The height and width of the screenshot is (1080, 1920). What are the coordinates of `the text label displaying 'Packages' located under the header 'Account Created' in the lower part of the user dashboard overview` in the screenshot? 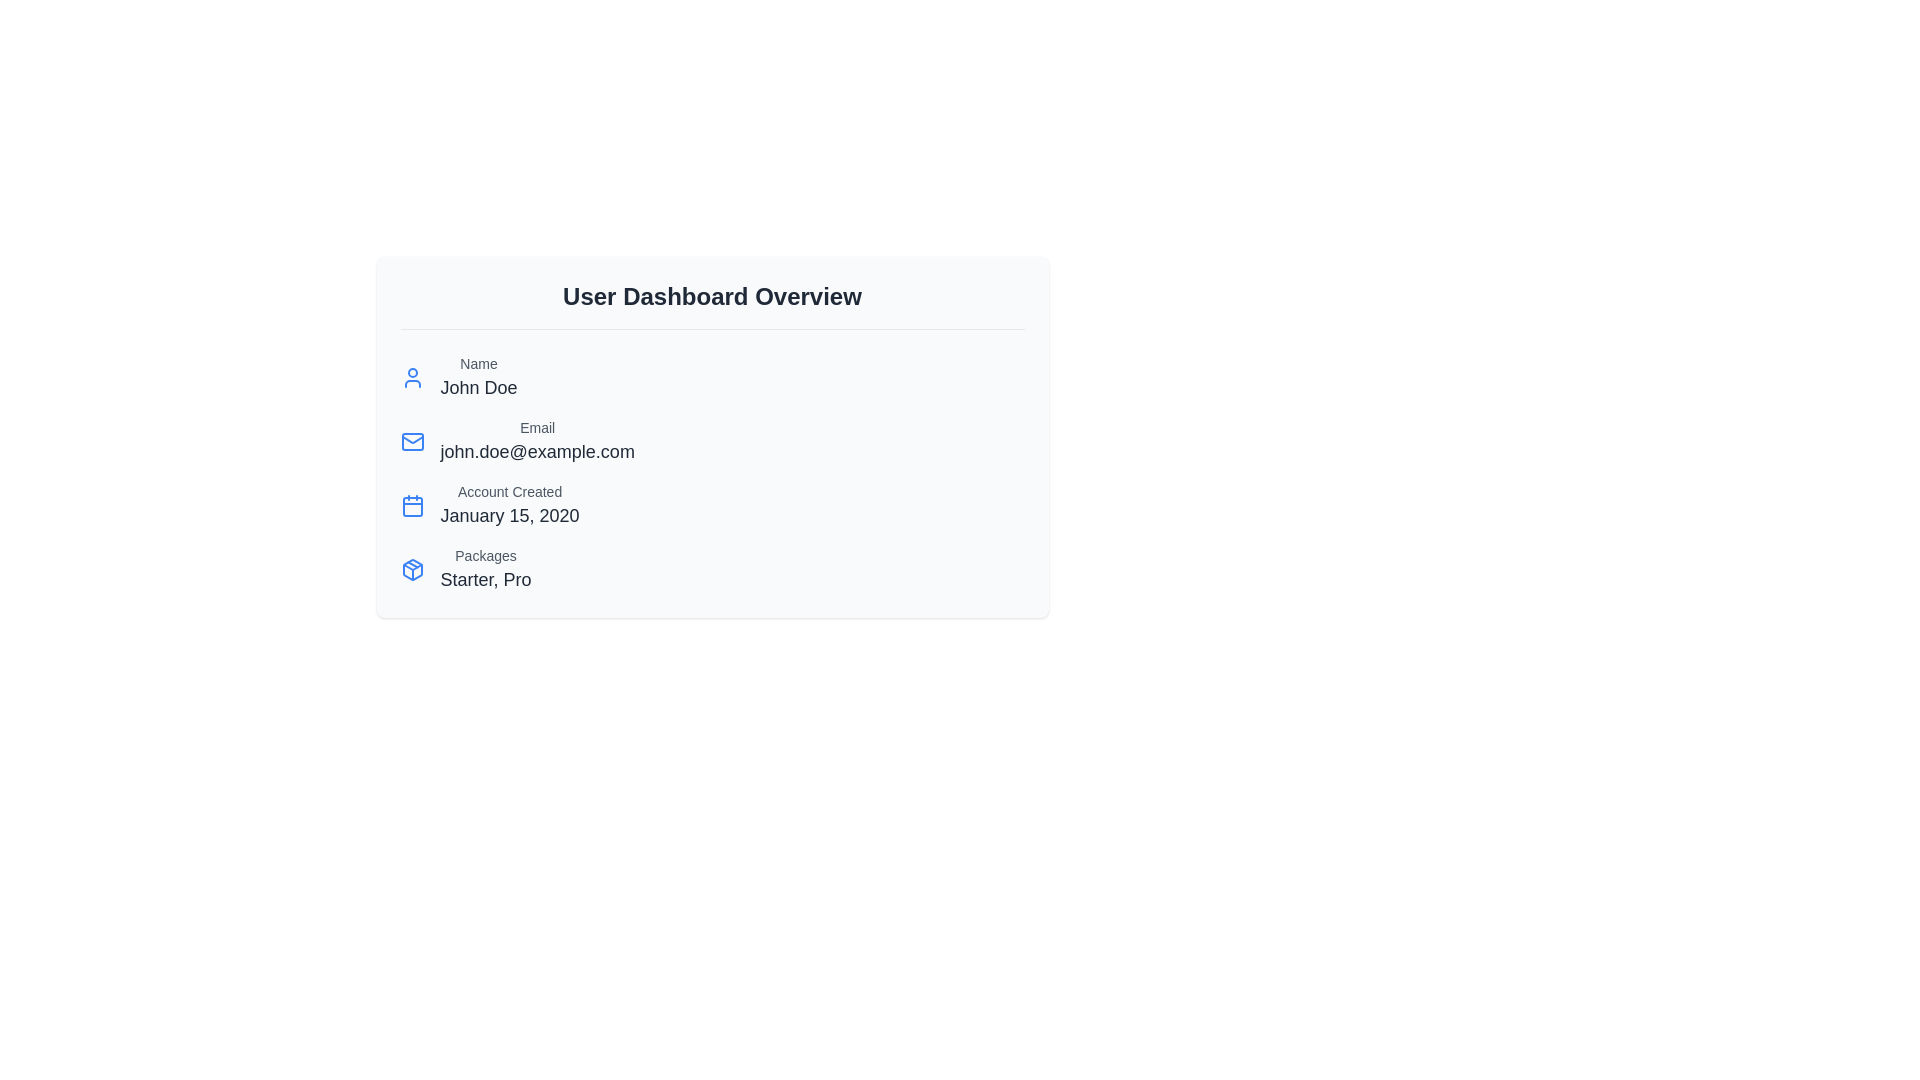 It's located at (485, 555).